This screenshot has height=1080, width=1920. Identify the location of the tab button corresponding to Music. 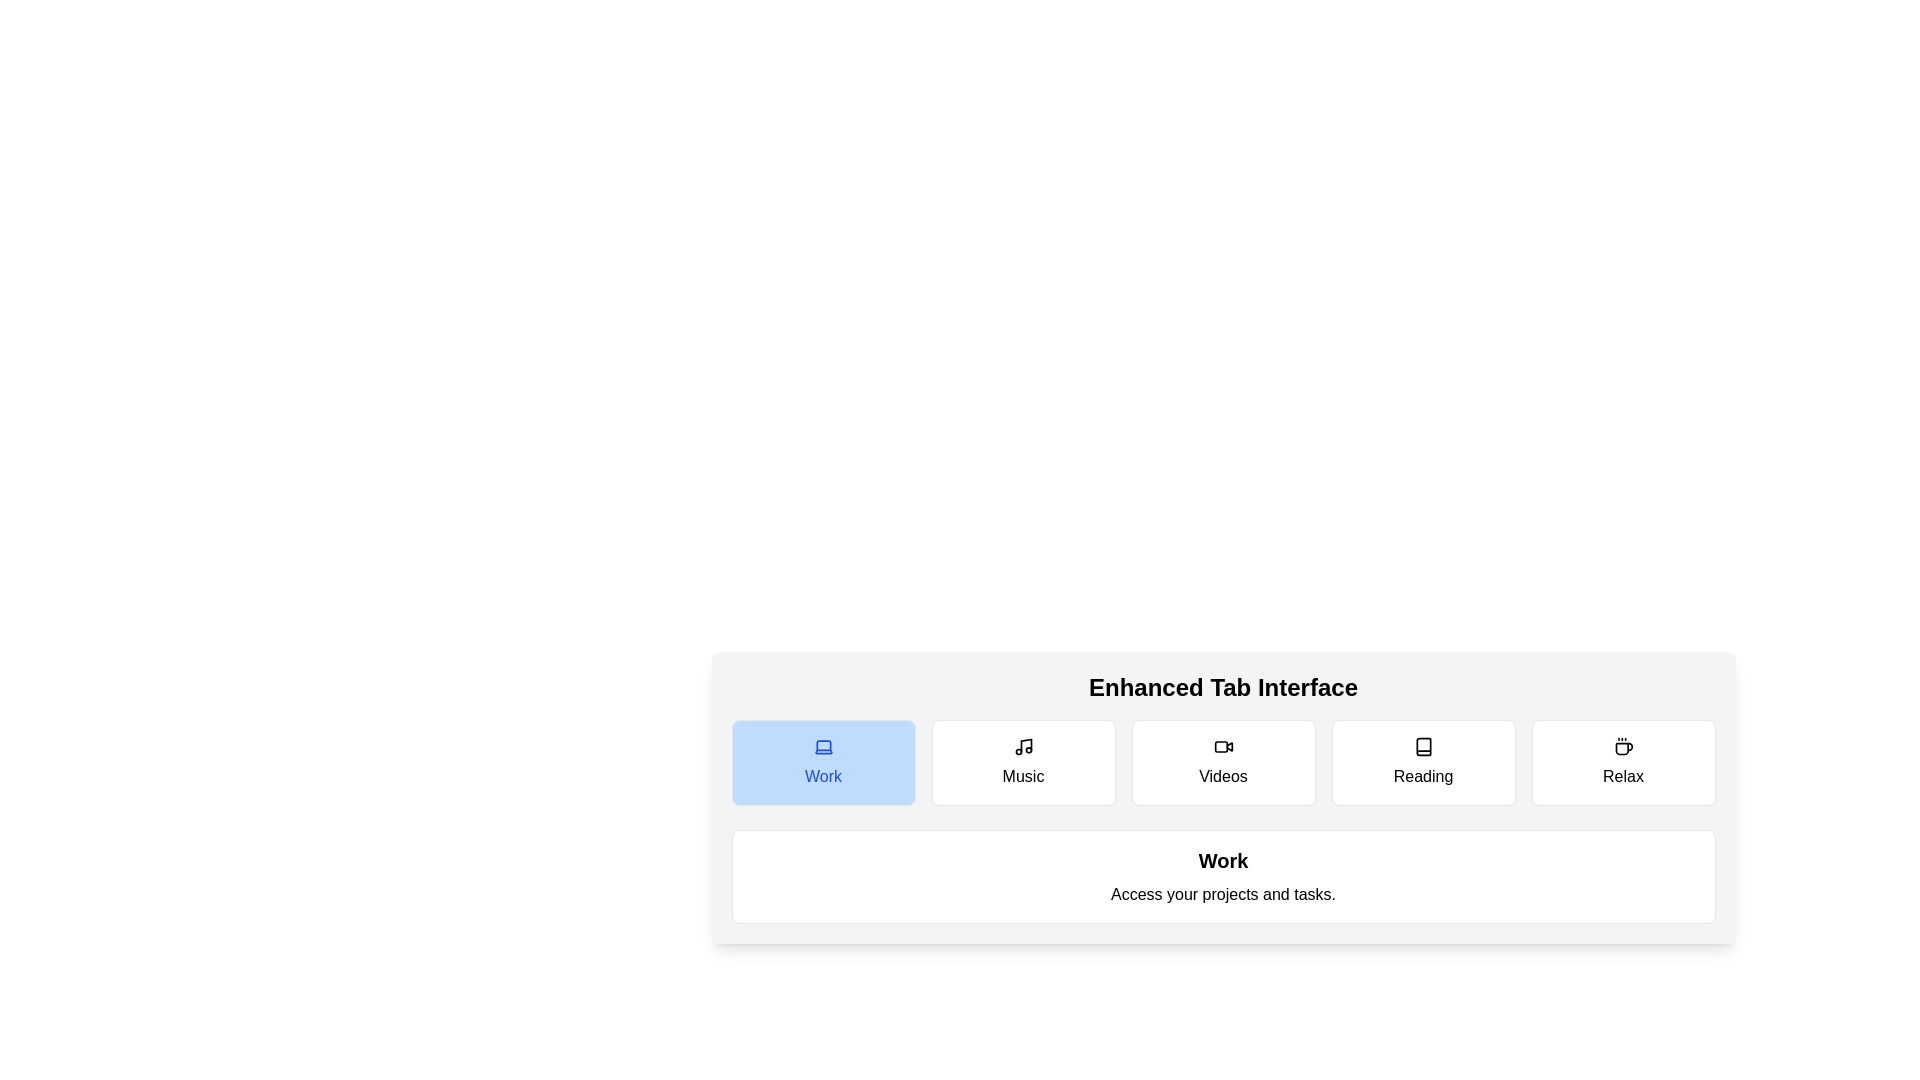
(1023, 763).